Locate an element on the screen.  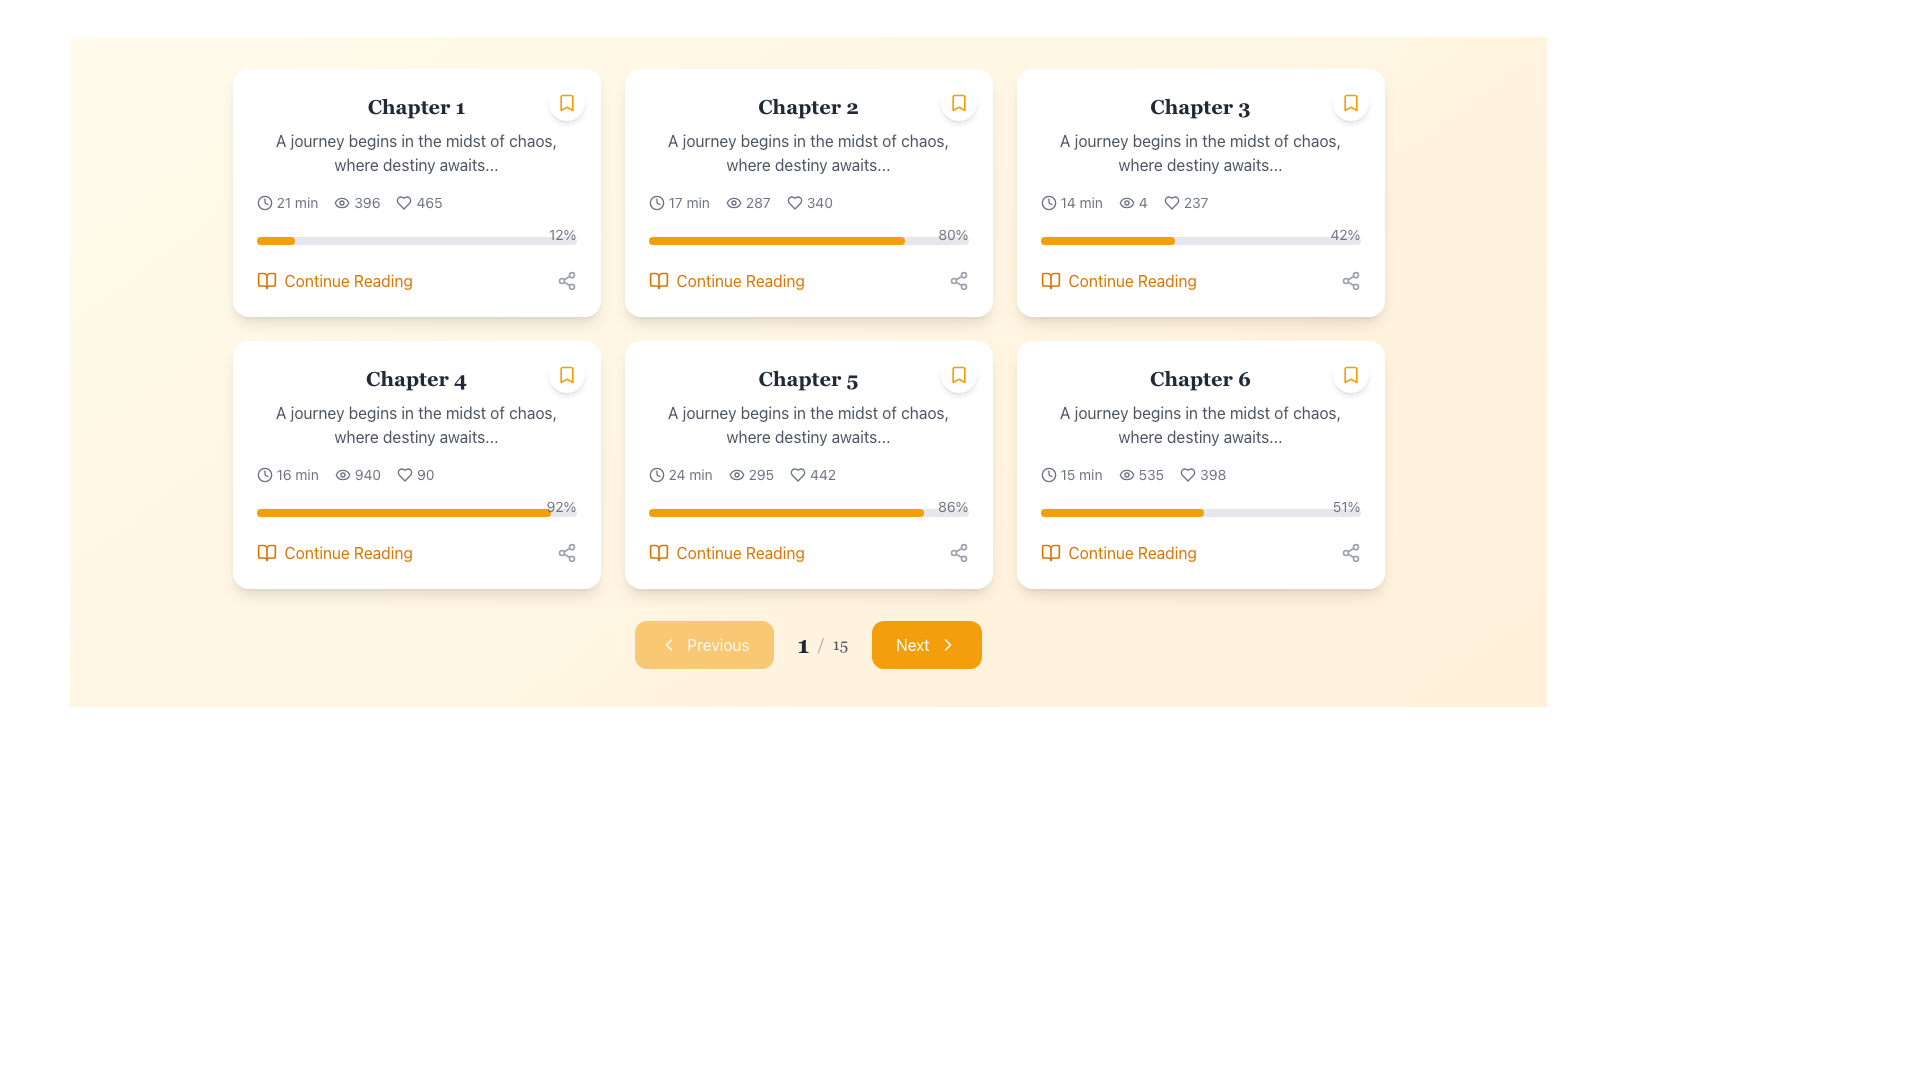
the numerical text '398' displayed in gray color next to the heart icon, located in the lower-right corner of the 'Chapter 6' card interface is located at coordinates (1212, 474).